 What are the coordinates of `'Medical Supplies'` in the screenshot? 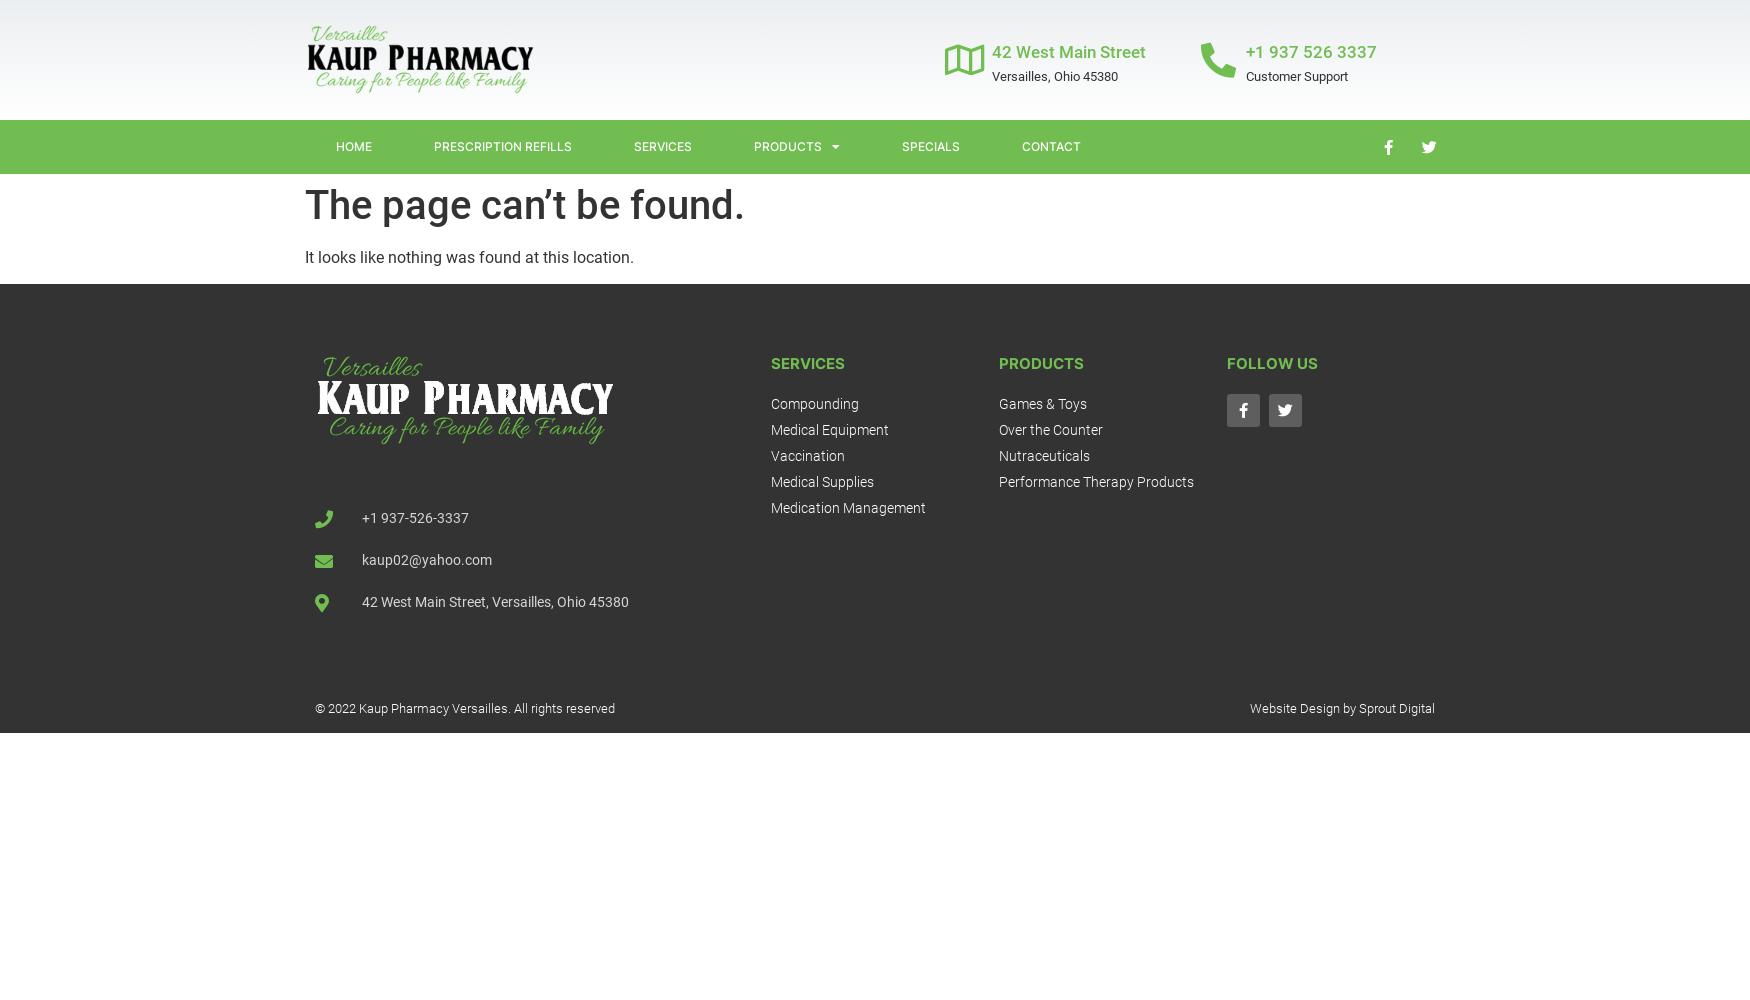 It's located at (770, 481).